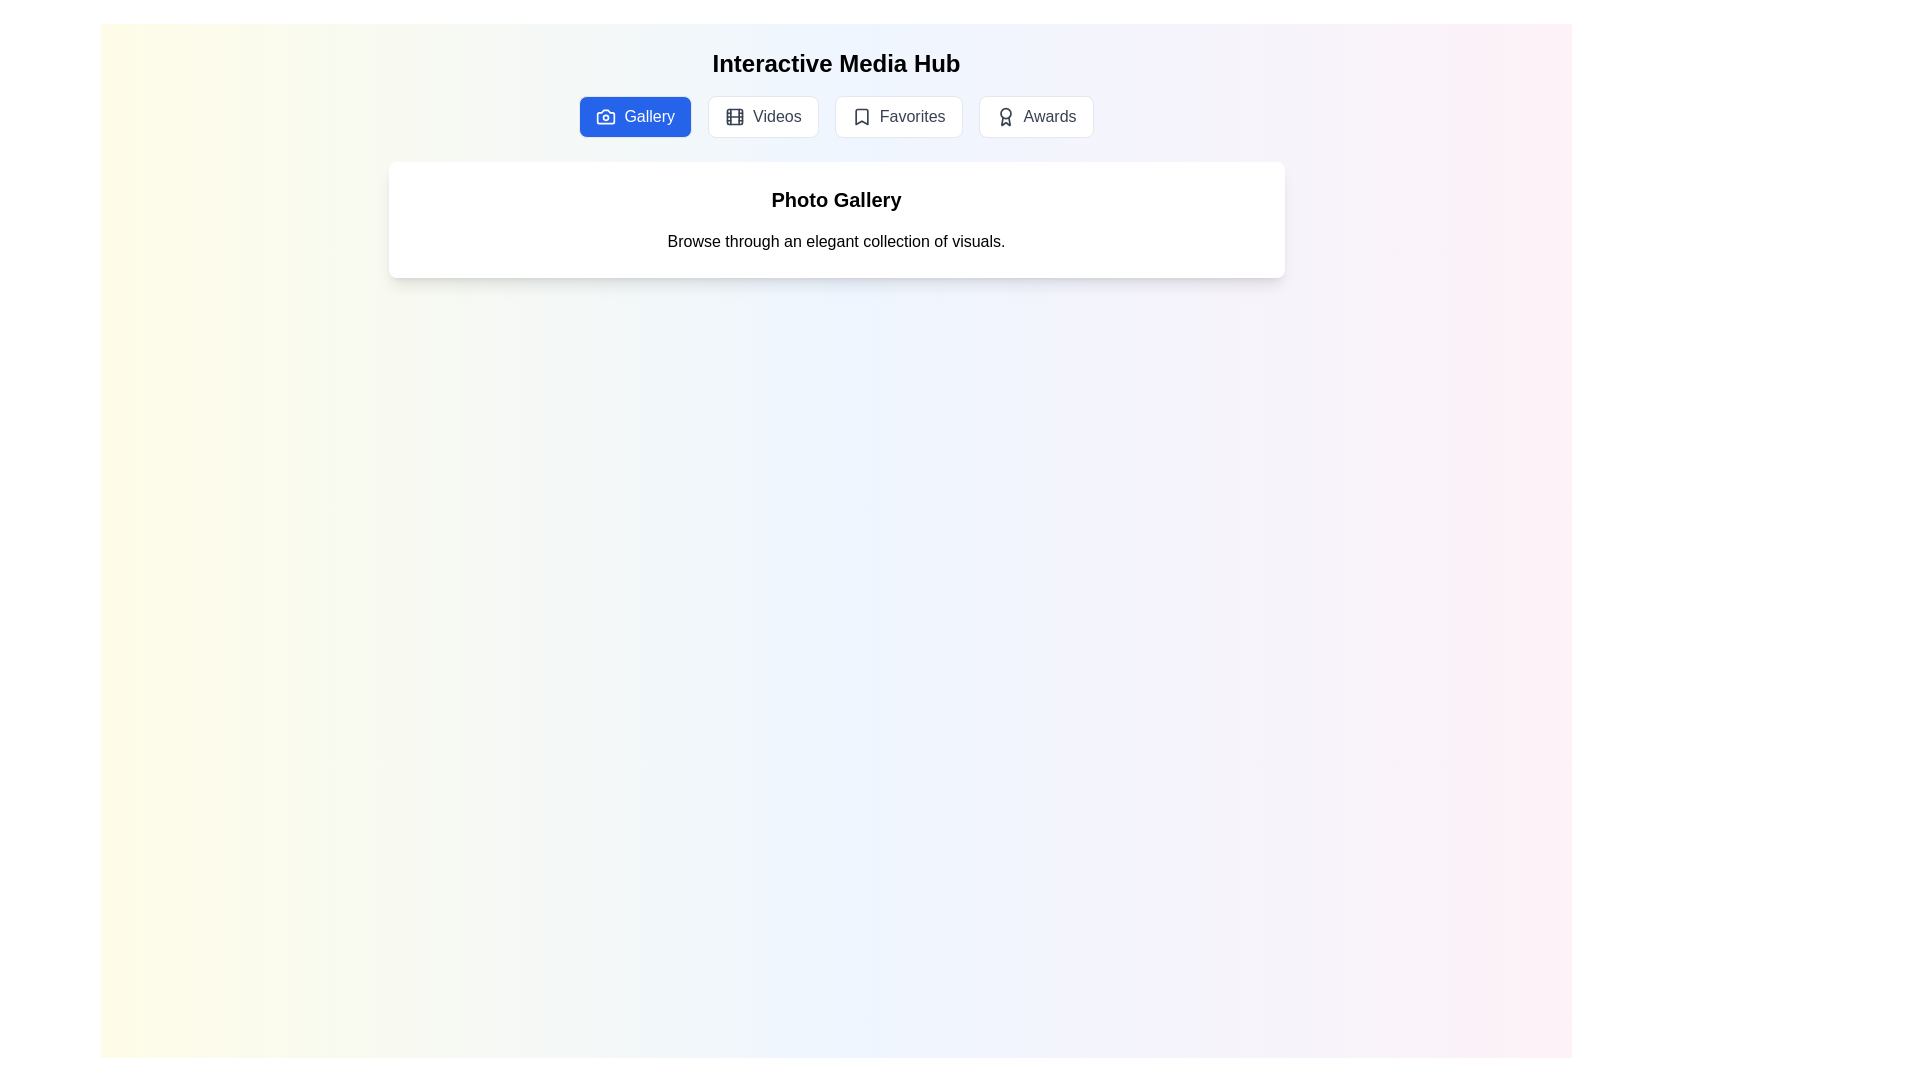 This screenshot has width=1920, height=1080. Describe the element at coordinates (1005, 116) in the screenshot. I see `the small circular award icon with a ribbon-like design located in the middle of the 'Awards' button, the fourth button from the left in the horizontal navigation bar` at that location.